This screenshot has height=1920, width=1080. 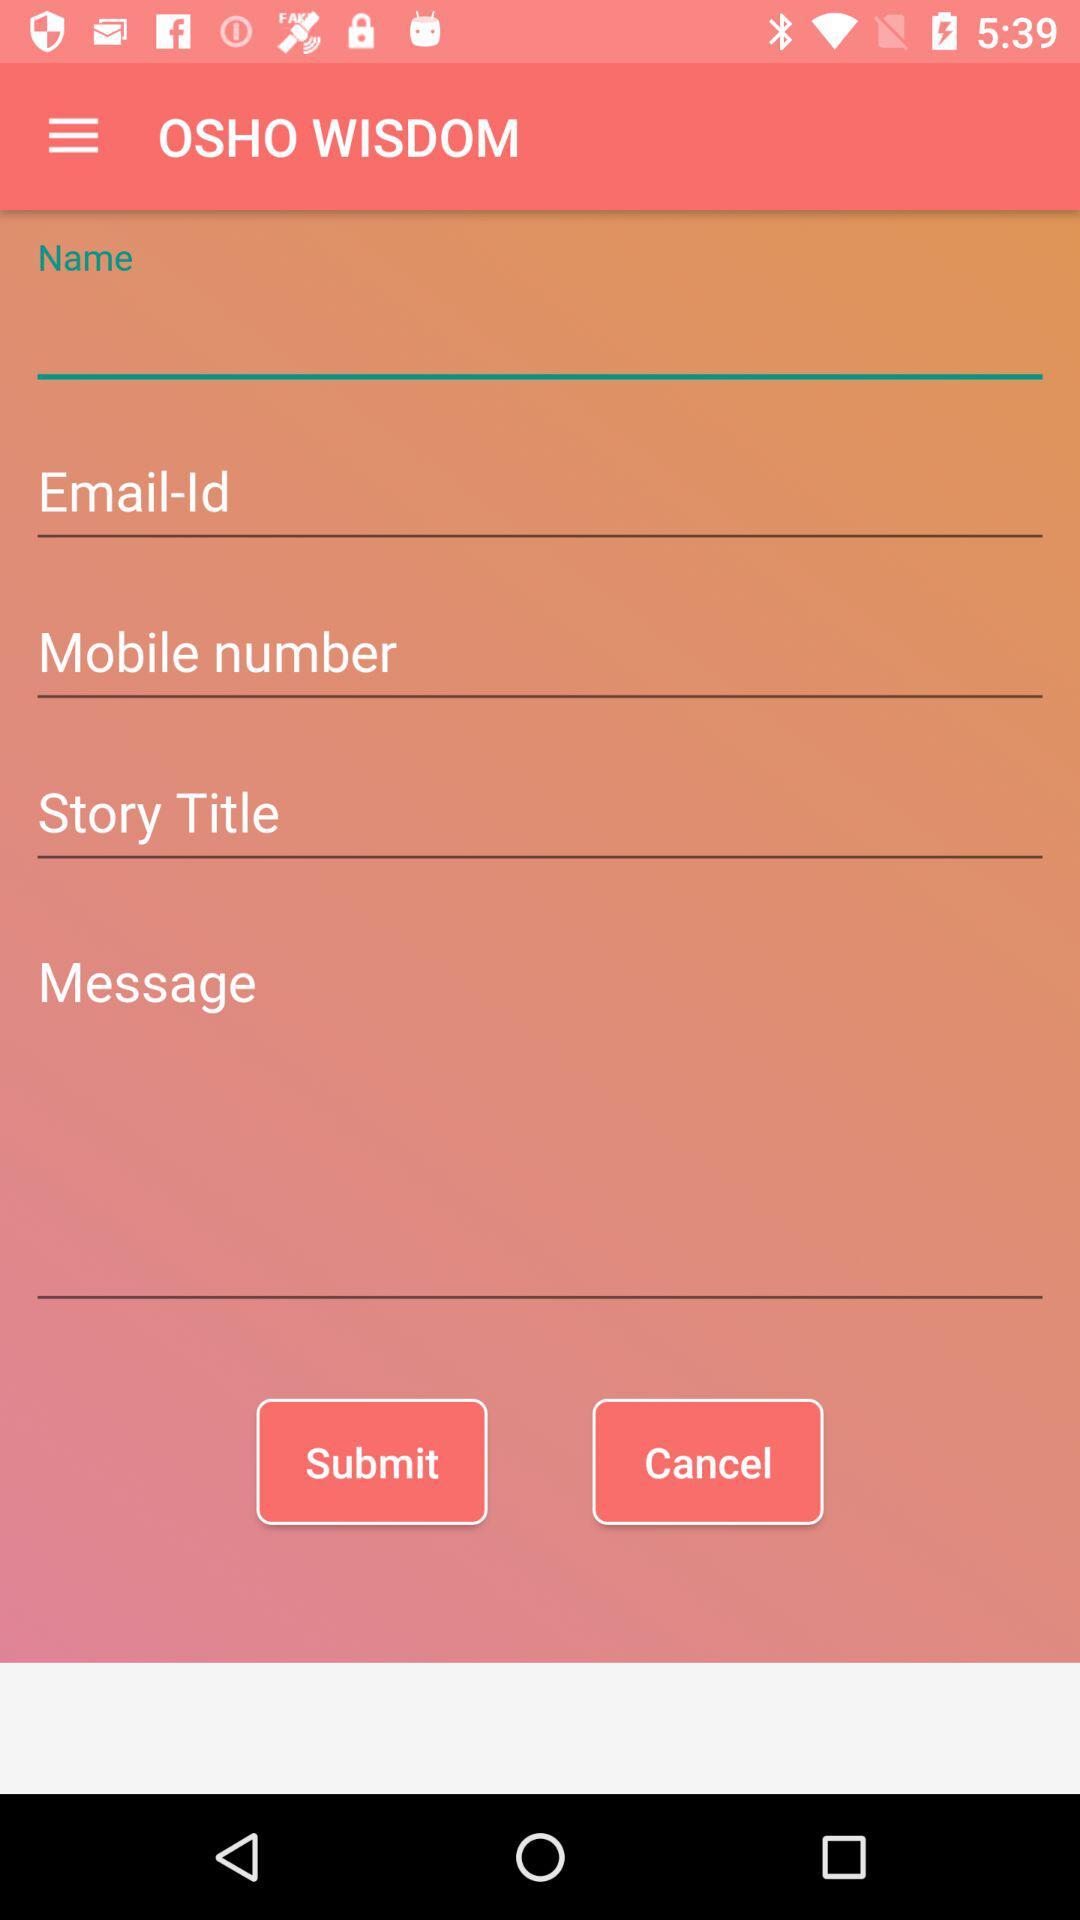 I want to click on cell number, so click(x=540, y=654).